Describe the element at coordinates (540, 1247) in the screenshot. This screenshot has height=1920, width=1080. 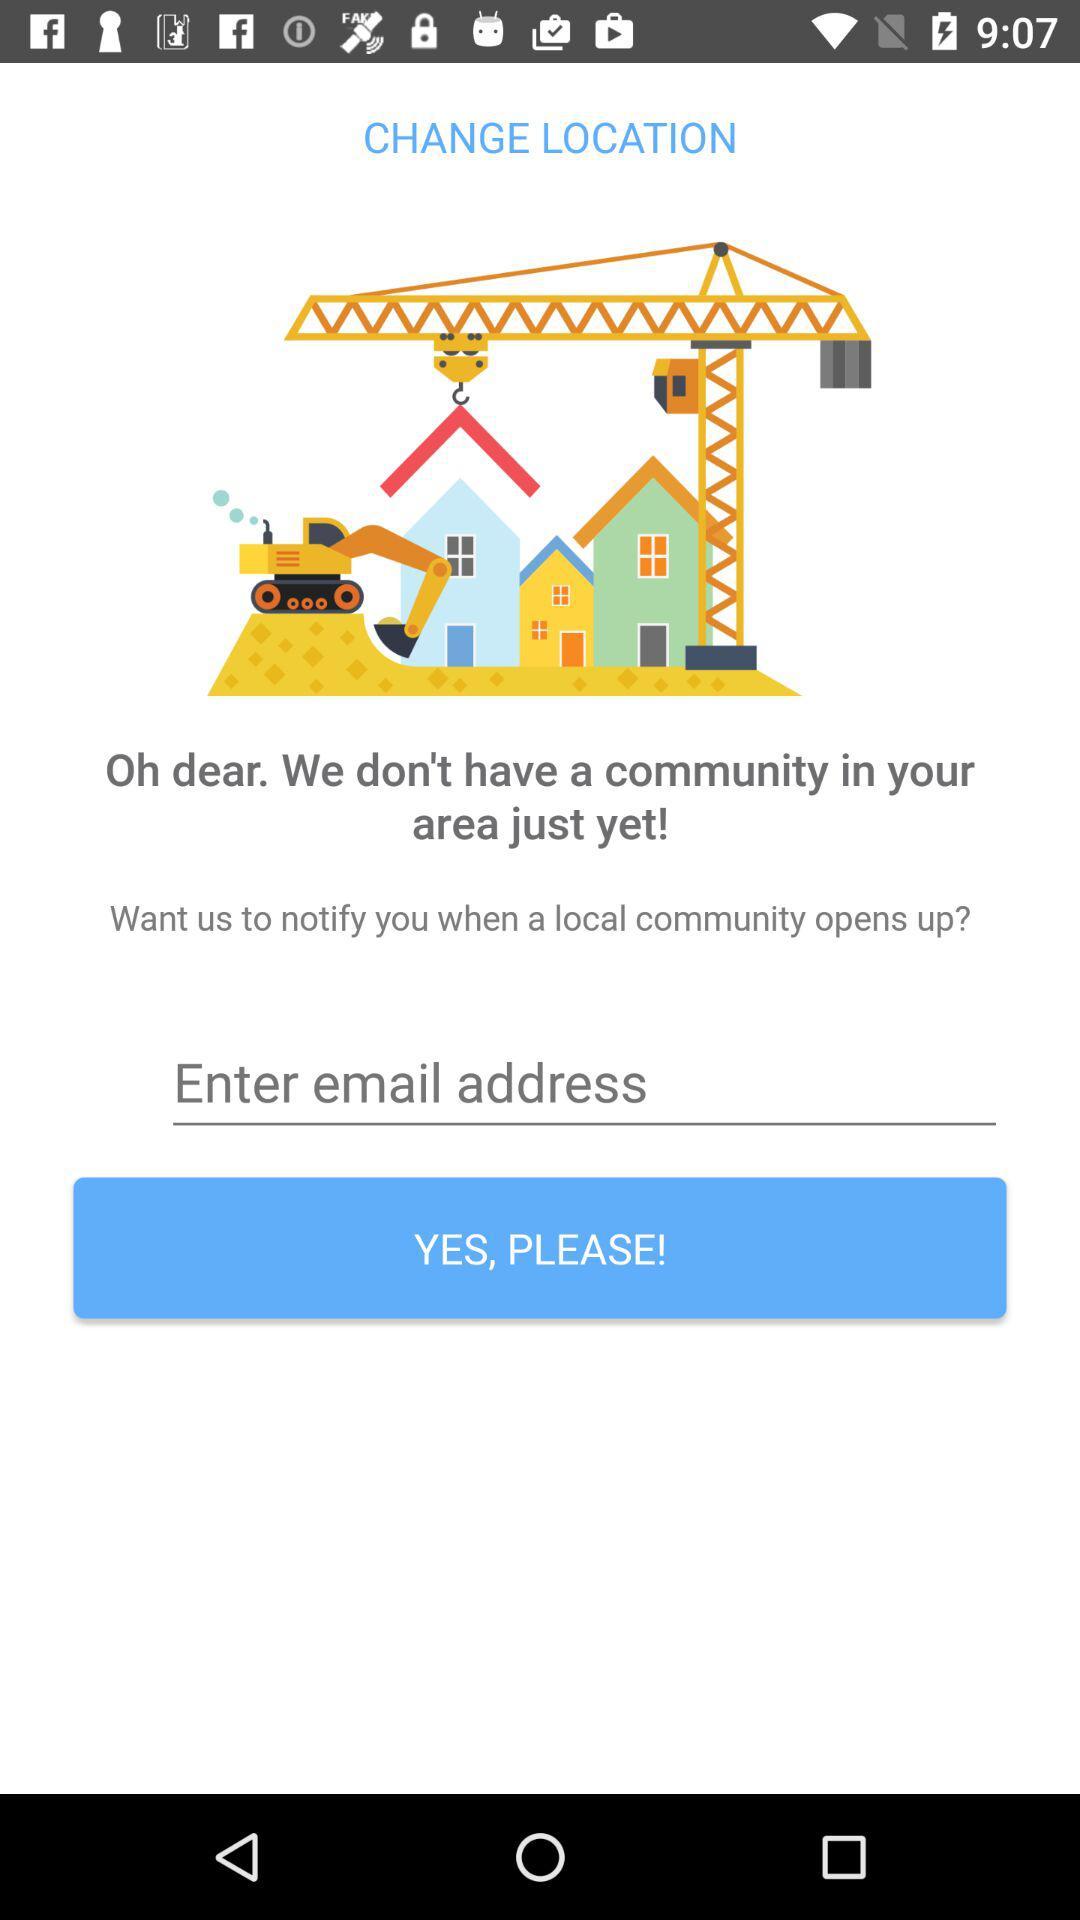
I see `the yes, please! item` at that location.